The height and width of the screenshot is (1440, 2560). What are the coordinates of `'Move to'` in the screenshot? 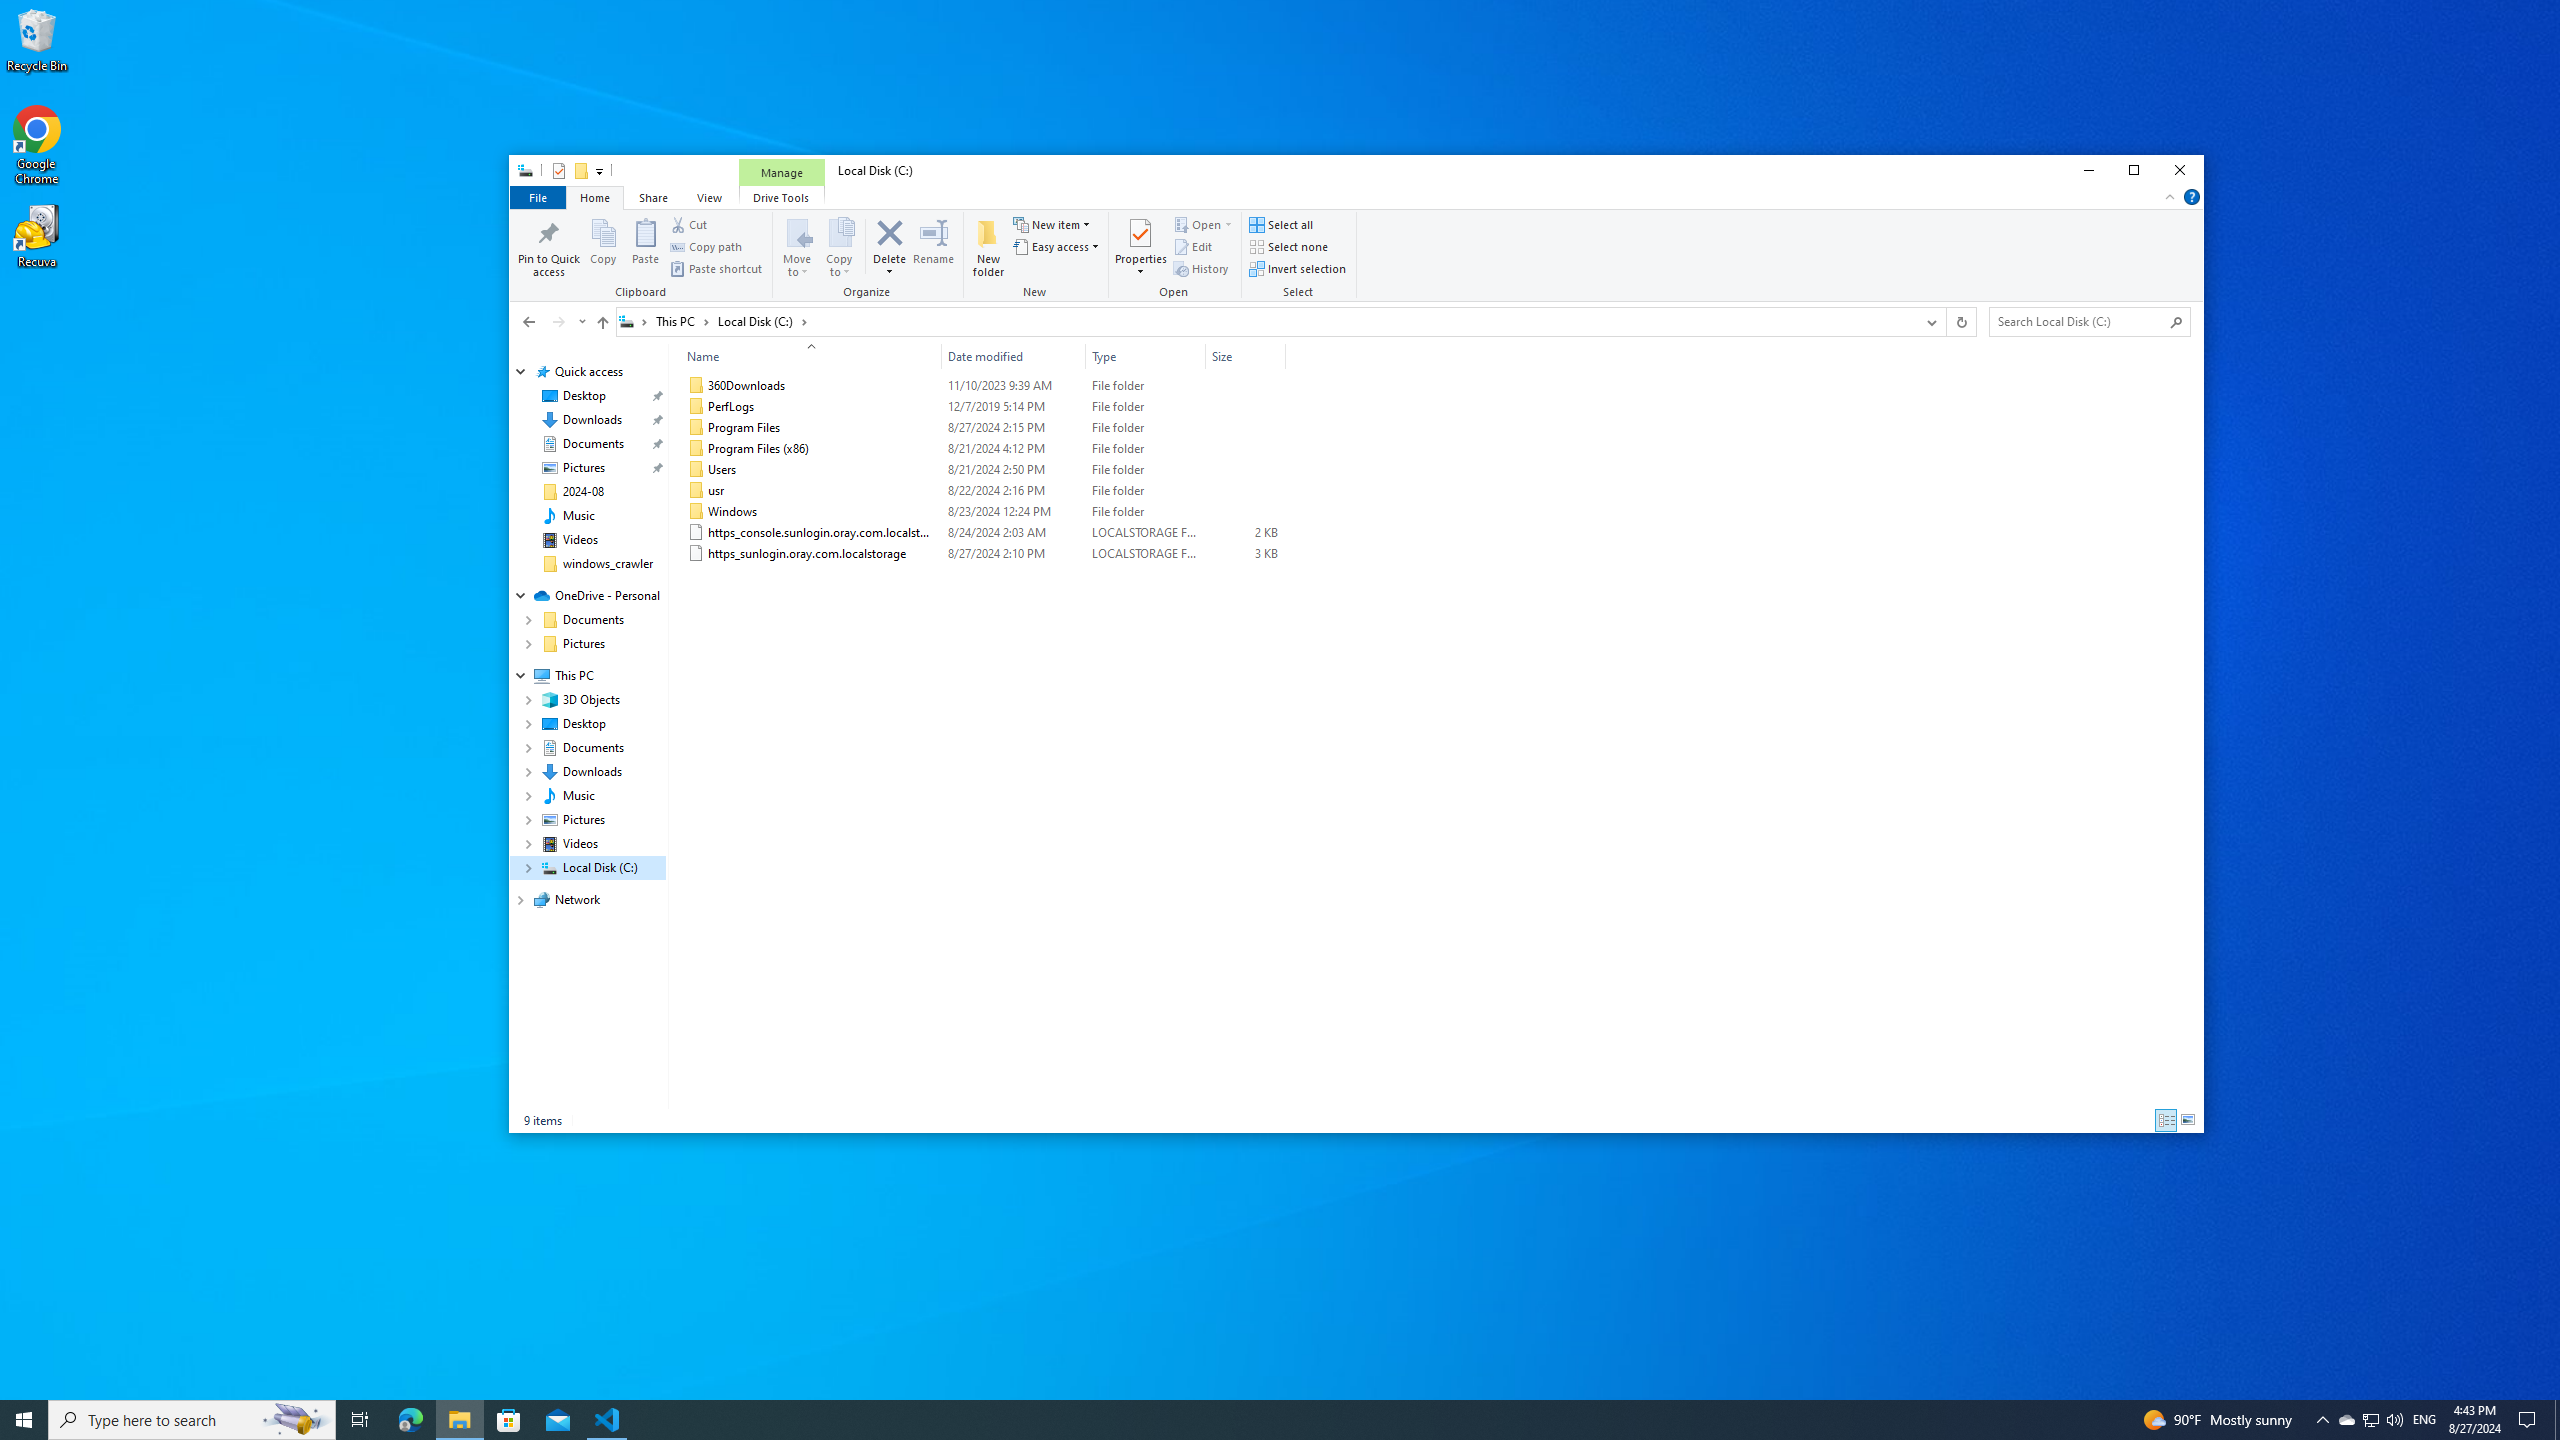 It's located at (798, 245).